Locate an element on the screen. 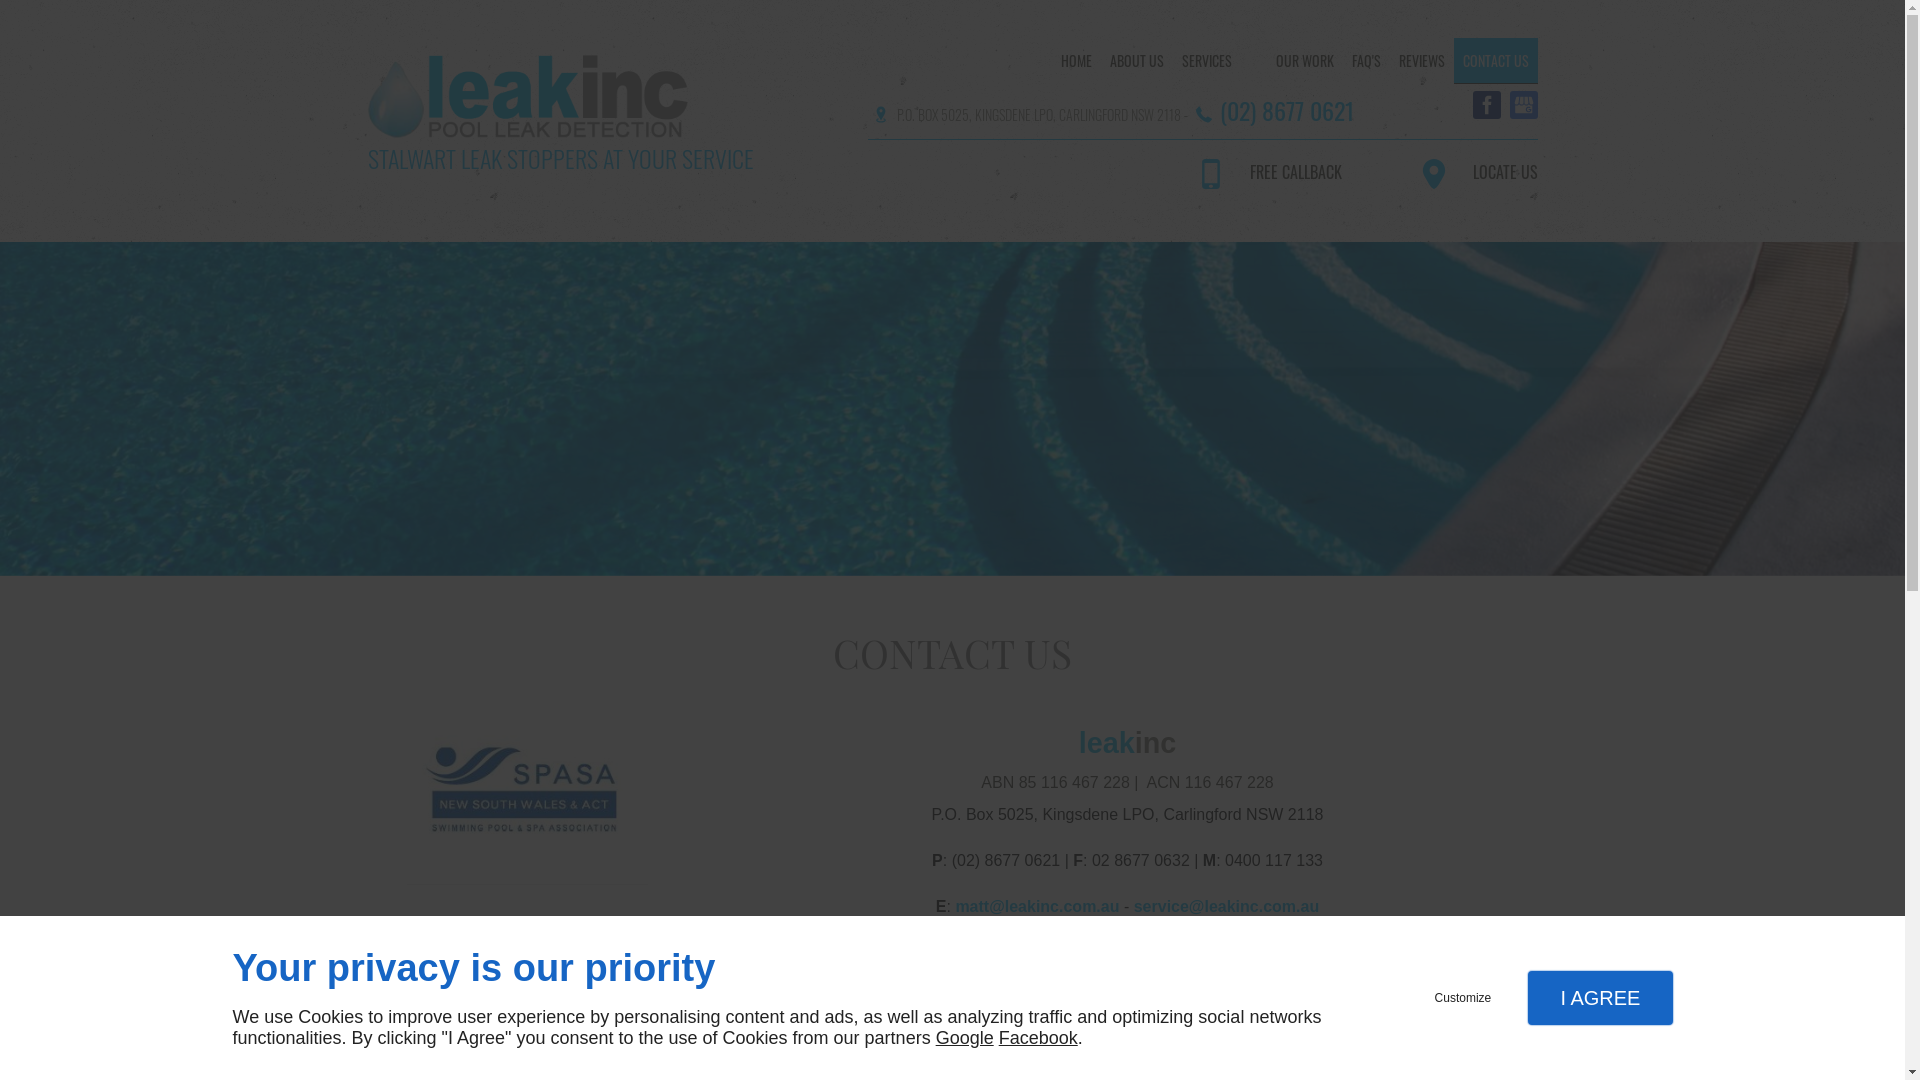 Image resolution: width=1920 pixels, height=1080 pixels. 'Mybusiness' is located at coordinates (1522, 104).